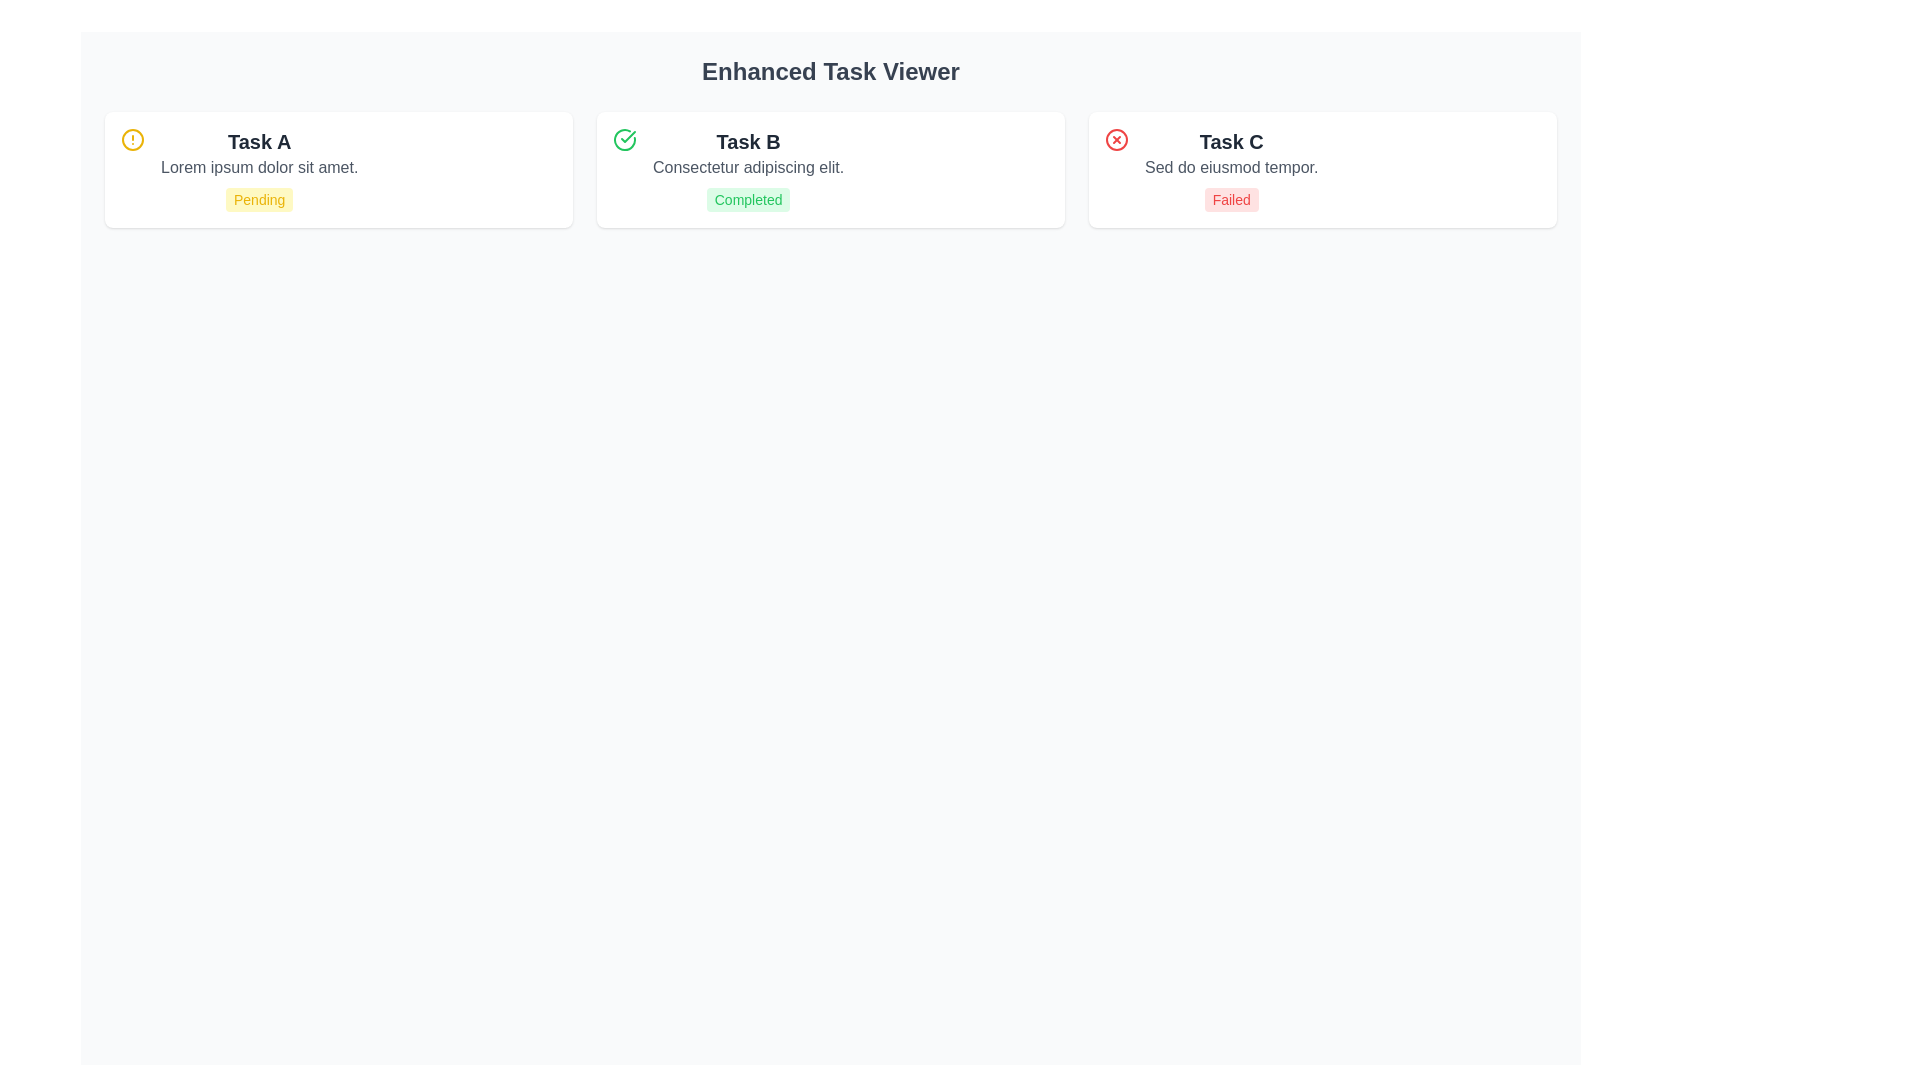 The height and width of the screenshot is (1080, 1920). I want to click on the static text element that provides descriptive information about 'Task A', positioned below the 'Task A' title and above the 'Pending' status indicator, so click(258, 167).